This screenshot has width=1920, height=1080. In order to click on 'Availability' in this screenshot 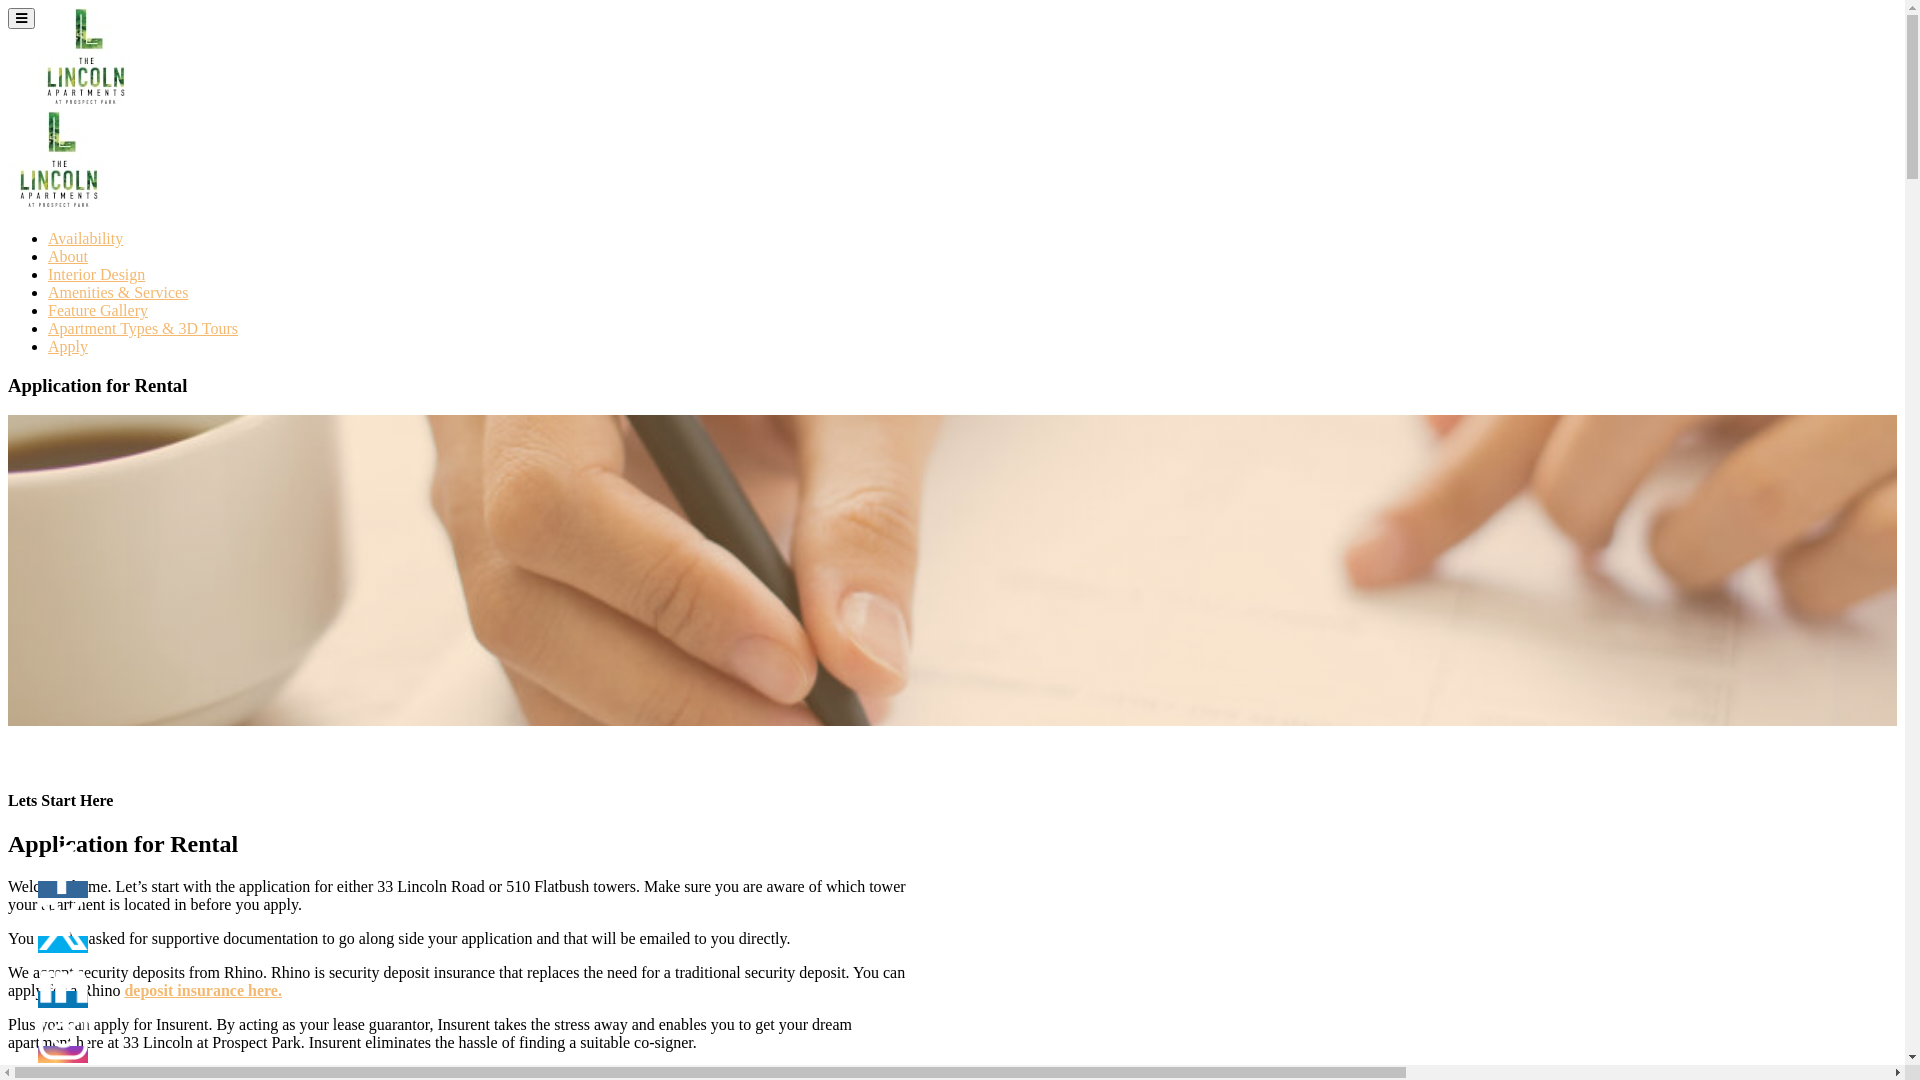, I will do `click(84, 237)`.